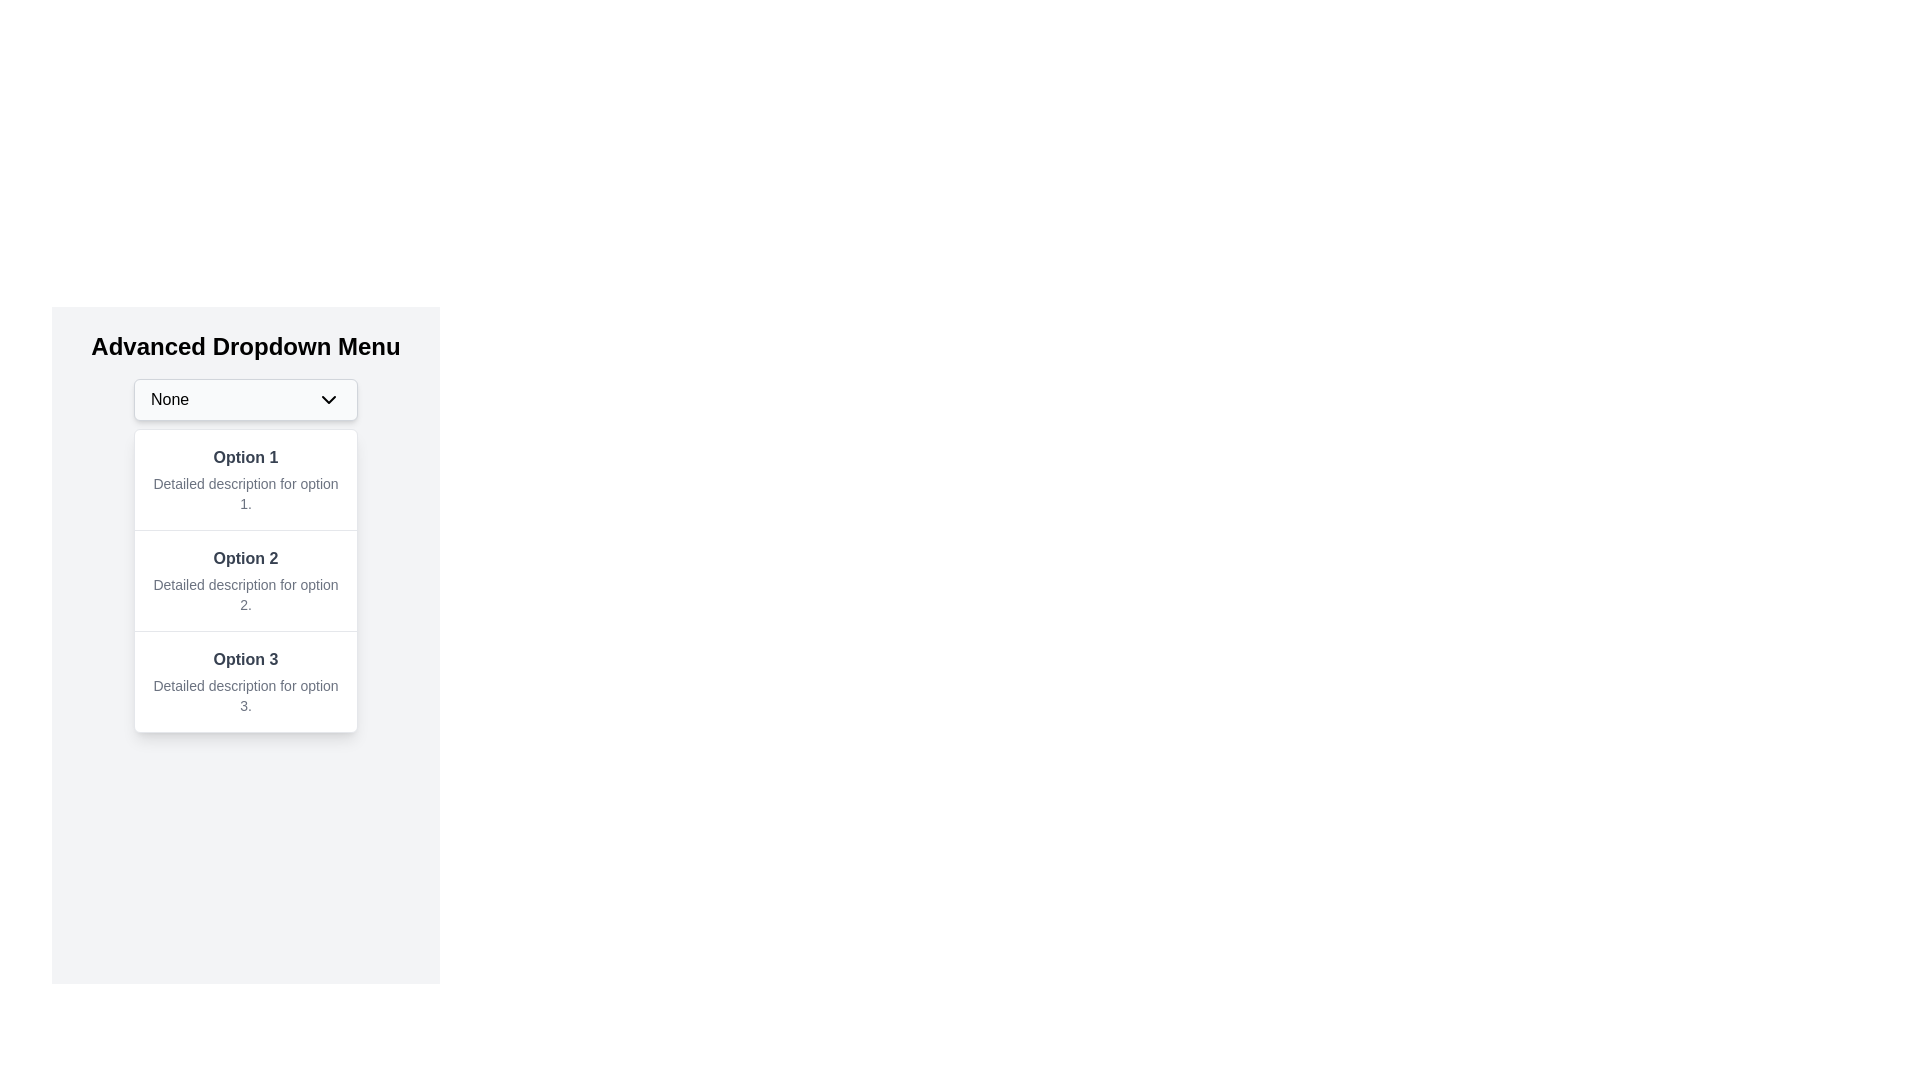  What do you see at coordinates (244, 694) in the screenshot?
I see `the gray text reading 'Detailed description for option 3.' located below the bold label 'Option 3' in the dropdown menu` at bounding box center [244, 694].